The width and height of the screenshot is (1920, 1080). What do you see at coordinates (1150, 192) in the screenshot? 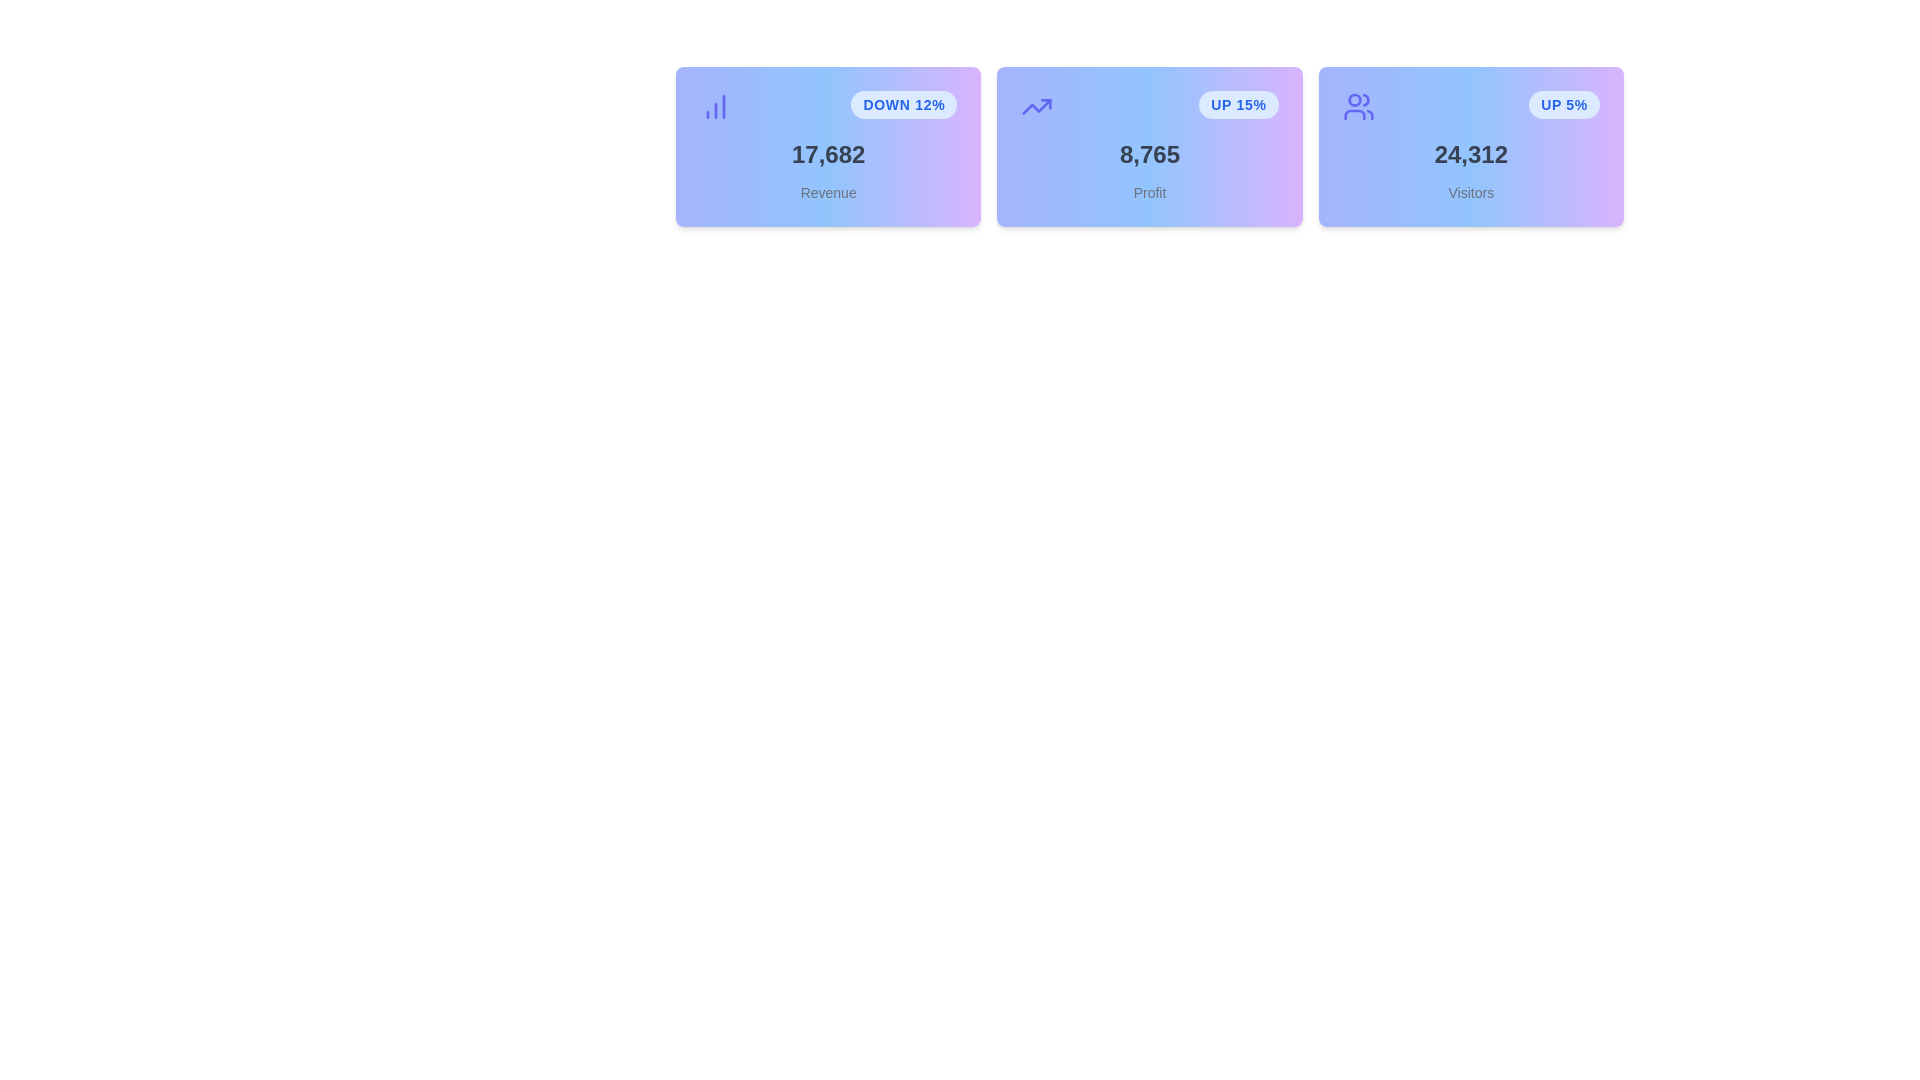
I see `the text label indicating profits, which is positioned below the numeric display '8,765' in the second card of a row of three cards` at bounding box center [1150, 192].